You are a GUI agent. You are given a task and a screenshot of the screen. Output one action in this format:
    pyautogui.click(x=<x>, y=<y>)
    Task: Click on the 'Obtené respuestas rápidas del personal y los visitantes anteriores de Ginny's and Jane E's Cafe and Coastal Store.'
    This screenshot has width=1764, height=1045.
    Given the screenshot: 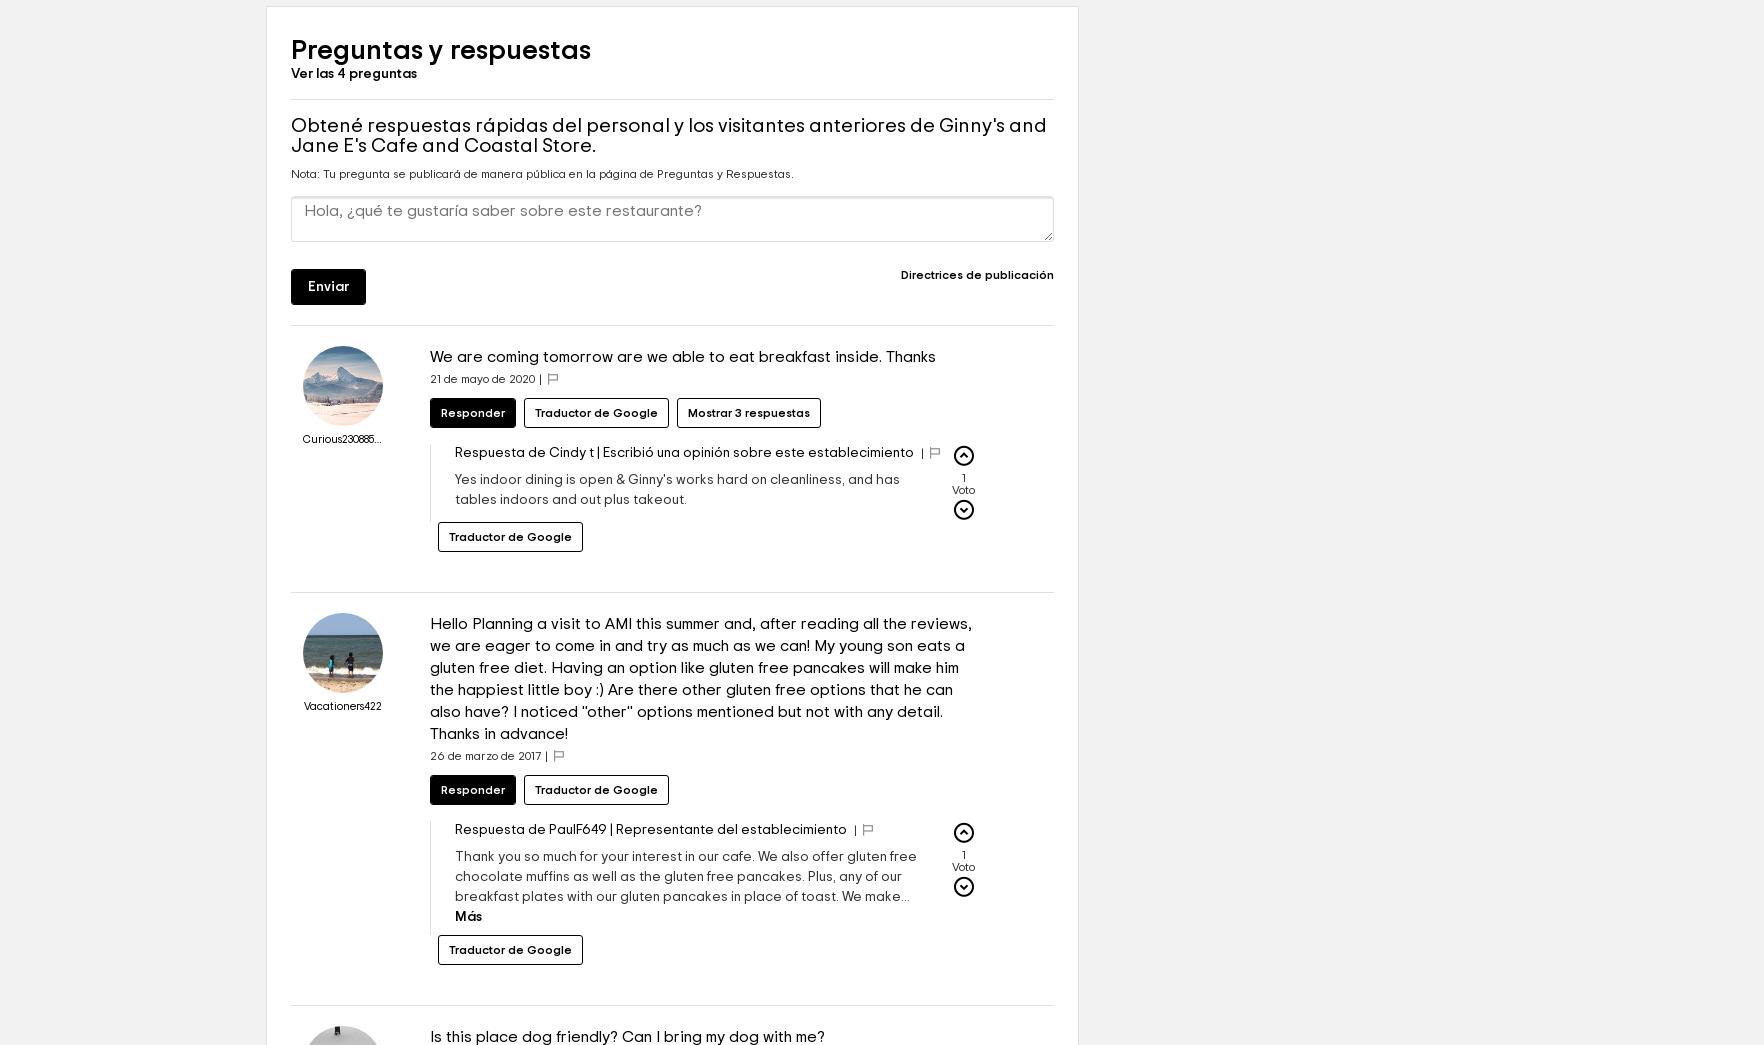 What is the action you would take?
    pyautogui.click(x=669, y=196)
    